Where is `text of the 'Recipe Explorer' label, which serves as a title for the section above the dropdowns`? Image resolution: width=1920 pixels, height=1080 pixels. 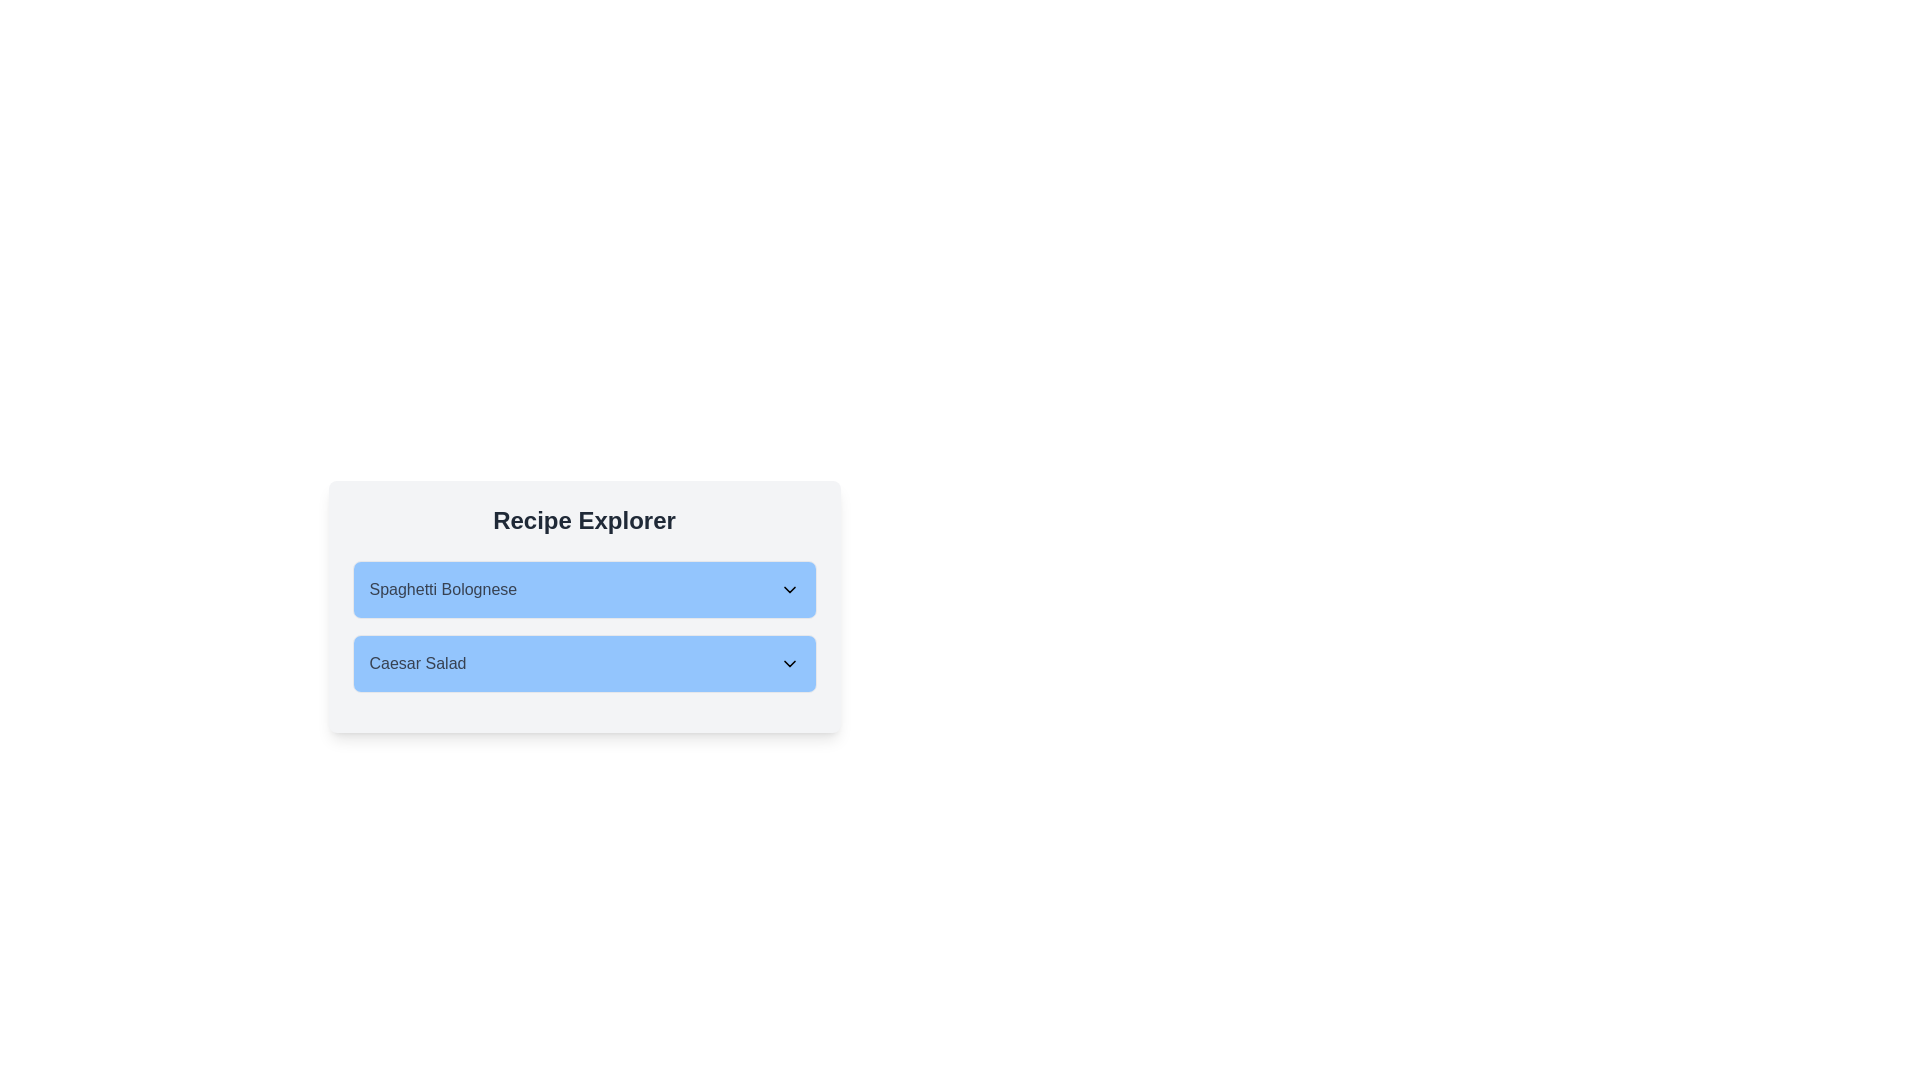 text of the 'Recipe Explorer' label, which serves as a title for the section above the dropdowns is located at coordinates (583, 519).